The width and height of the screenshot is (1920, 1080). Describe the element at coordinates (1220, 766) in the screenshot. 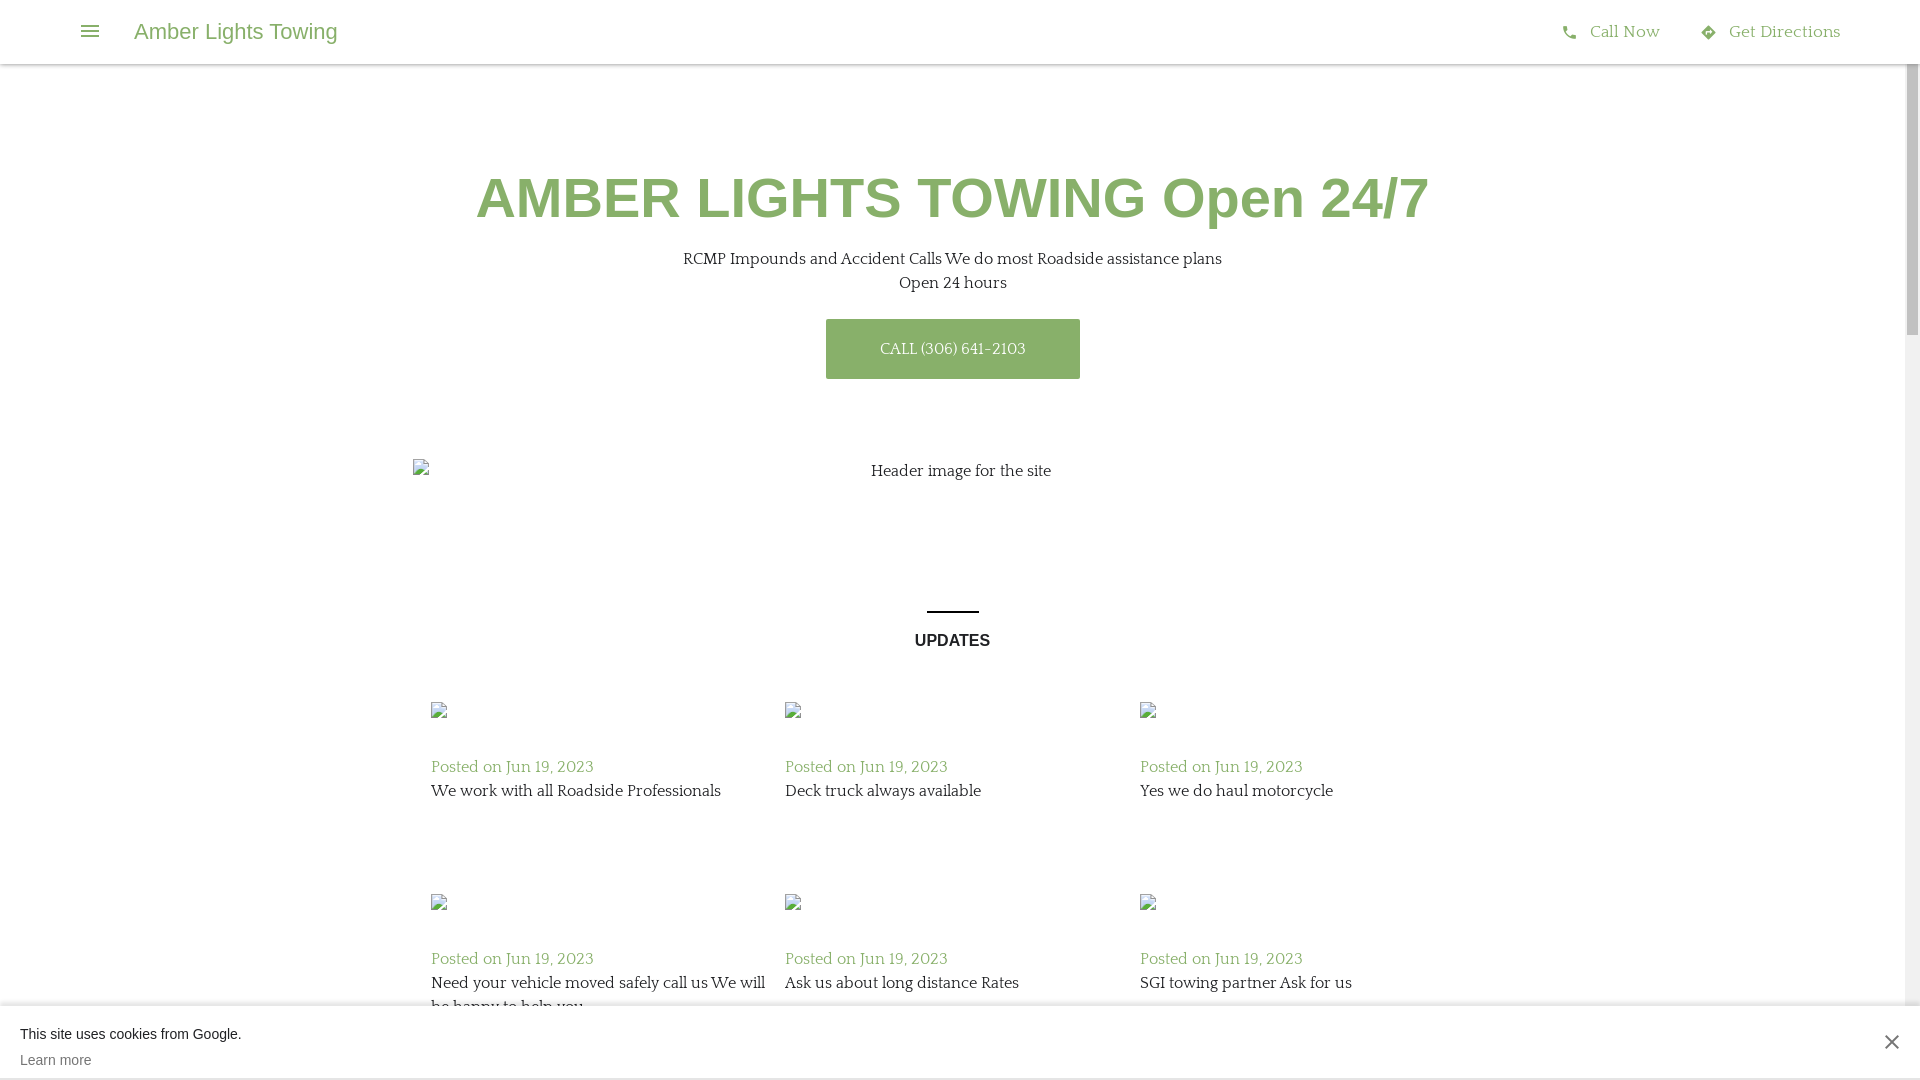

I see `'Posted on Jun 19, 2023'` at that location.